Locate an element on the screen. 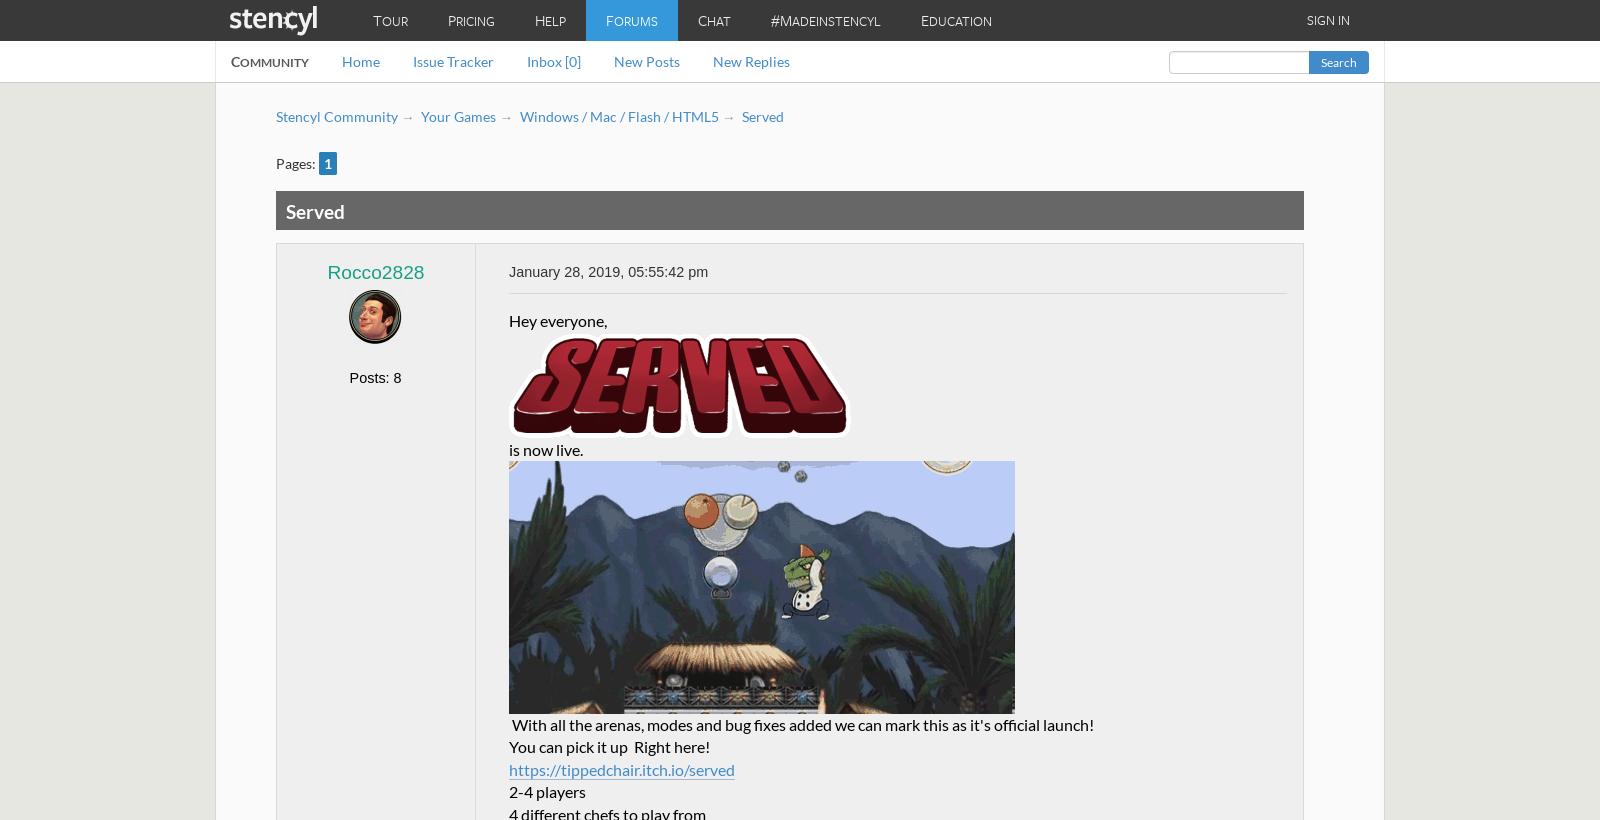 The width and height of the screenshot is (1600, 820). '1' is located at coordinates (324, 162).